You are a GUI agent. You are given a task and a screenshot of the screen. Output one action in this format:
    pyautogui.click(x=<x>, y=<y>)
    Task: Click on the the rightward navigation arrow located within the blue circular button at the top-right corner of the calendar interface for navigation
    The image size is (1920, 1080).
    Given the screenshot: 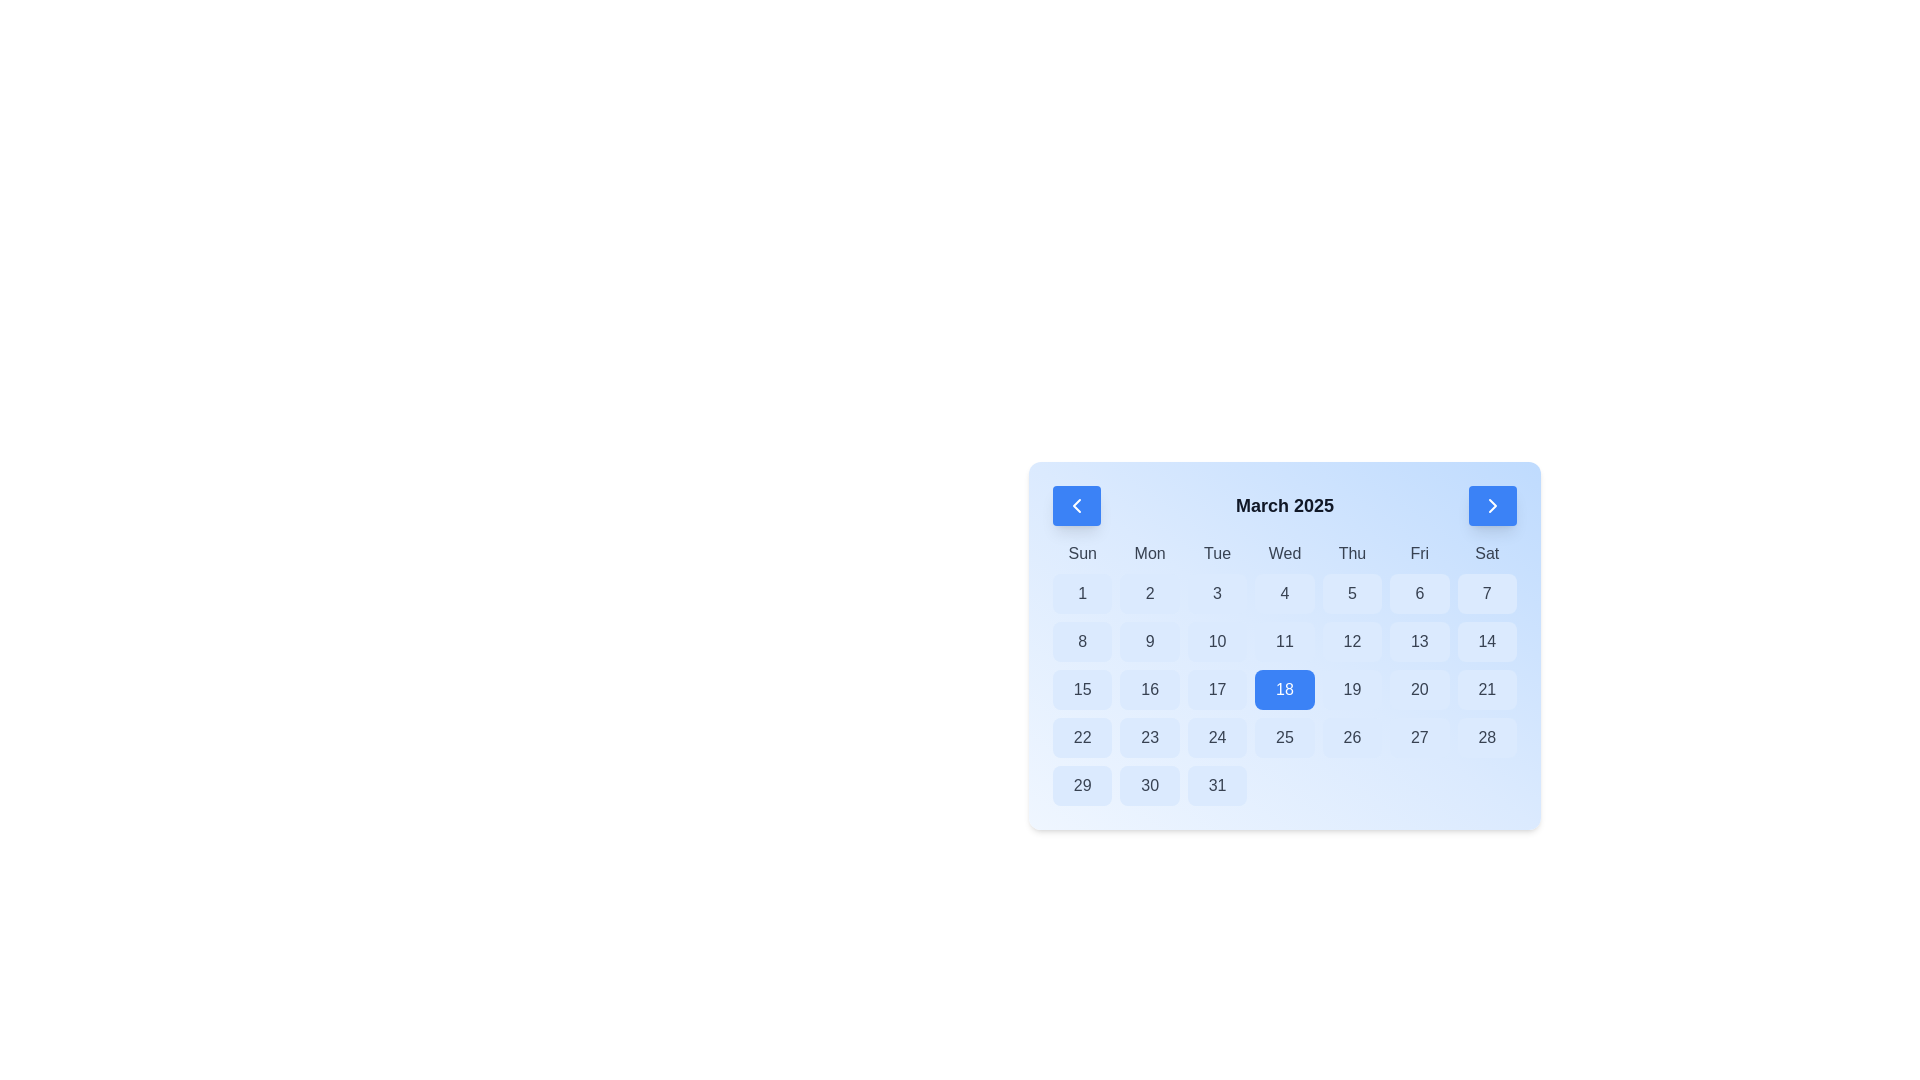 What is the action you would take?
    pyautogui.click(x=1492, y=504)
    